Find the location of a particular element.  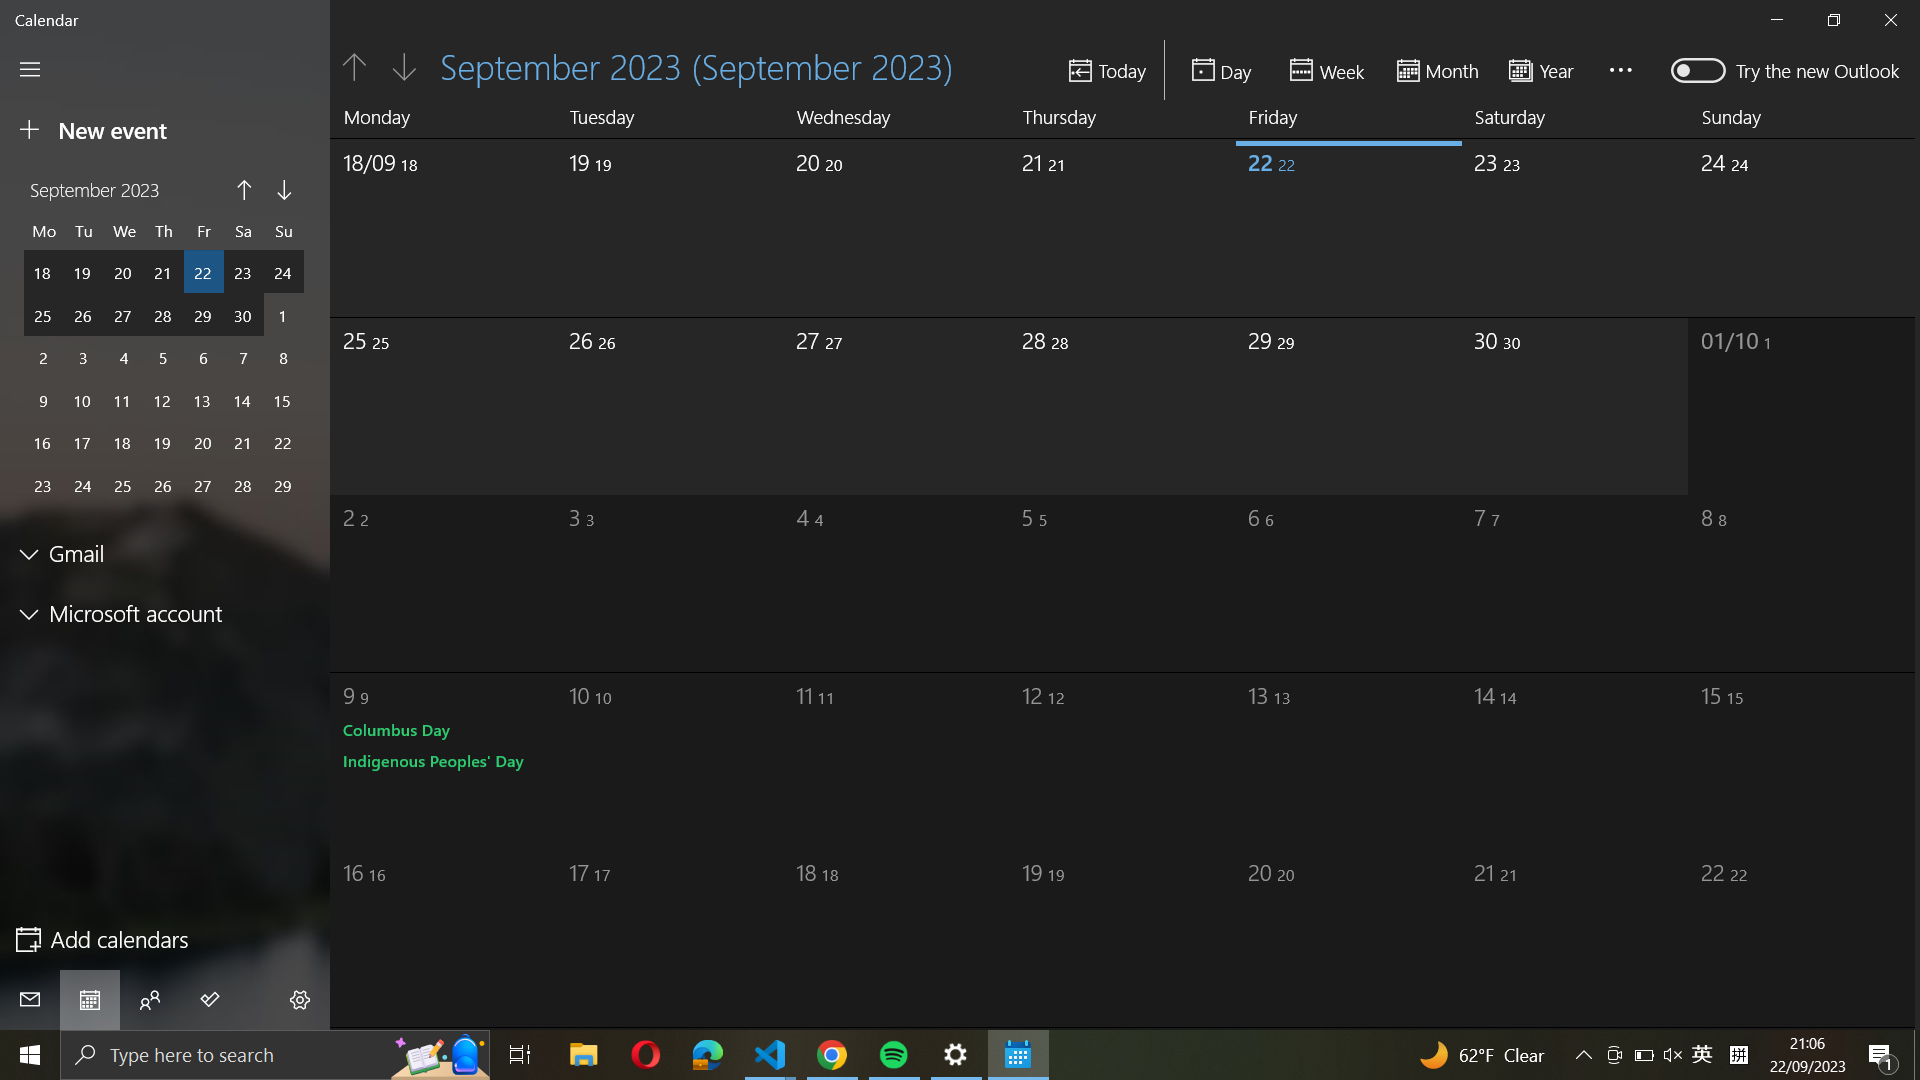

Inspect the emails connected to this particular calendar is located at coordinates (166, 554).